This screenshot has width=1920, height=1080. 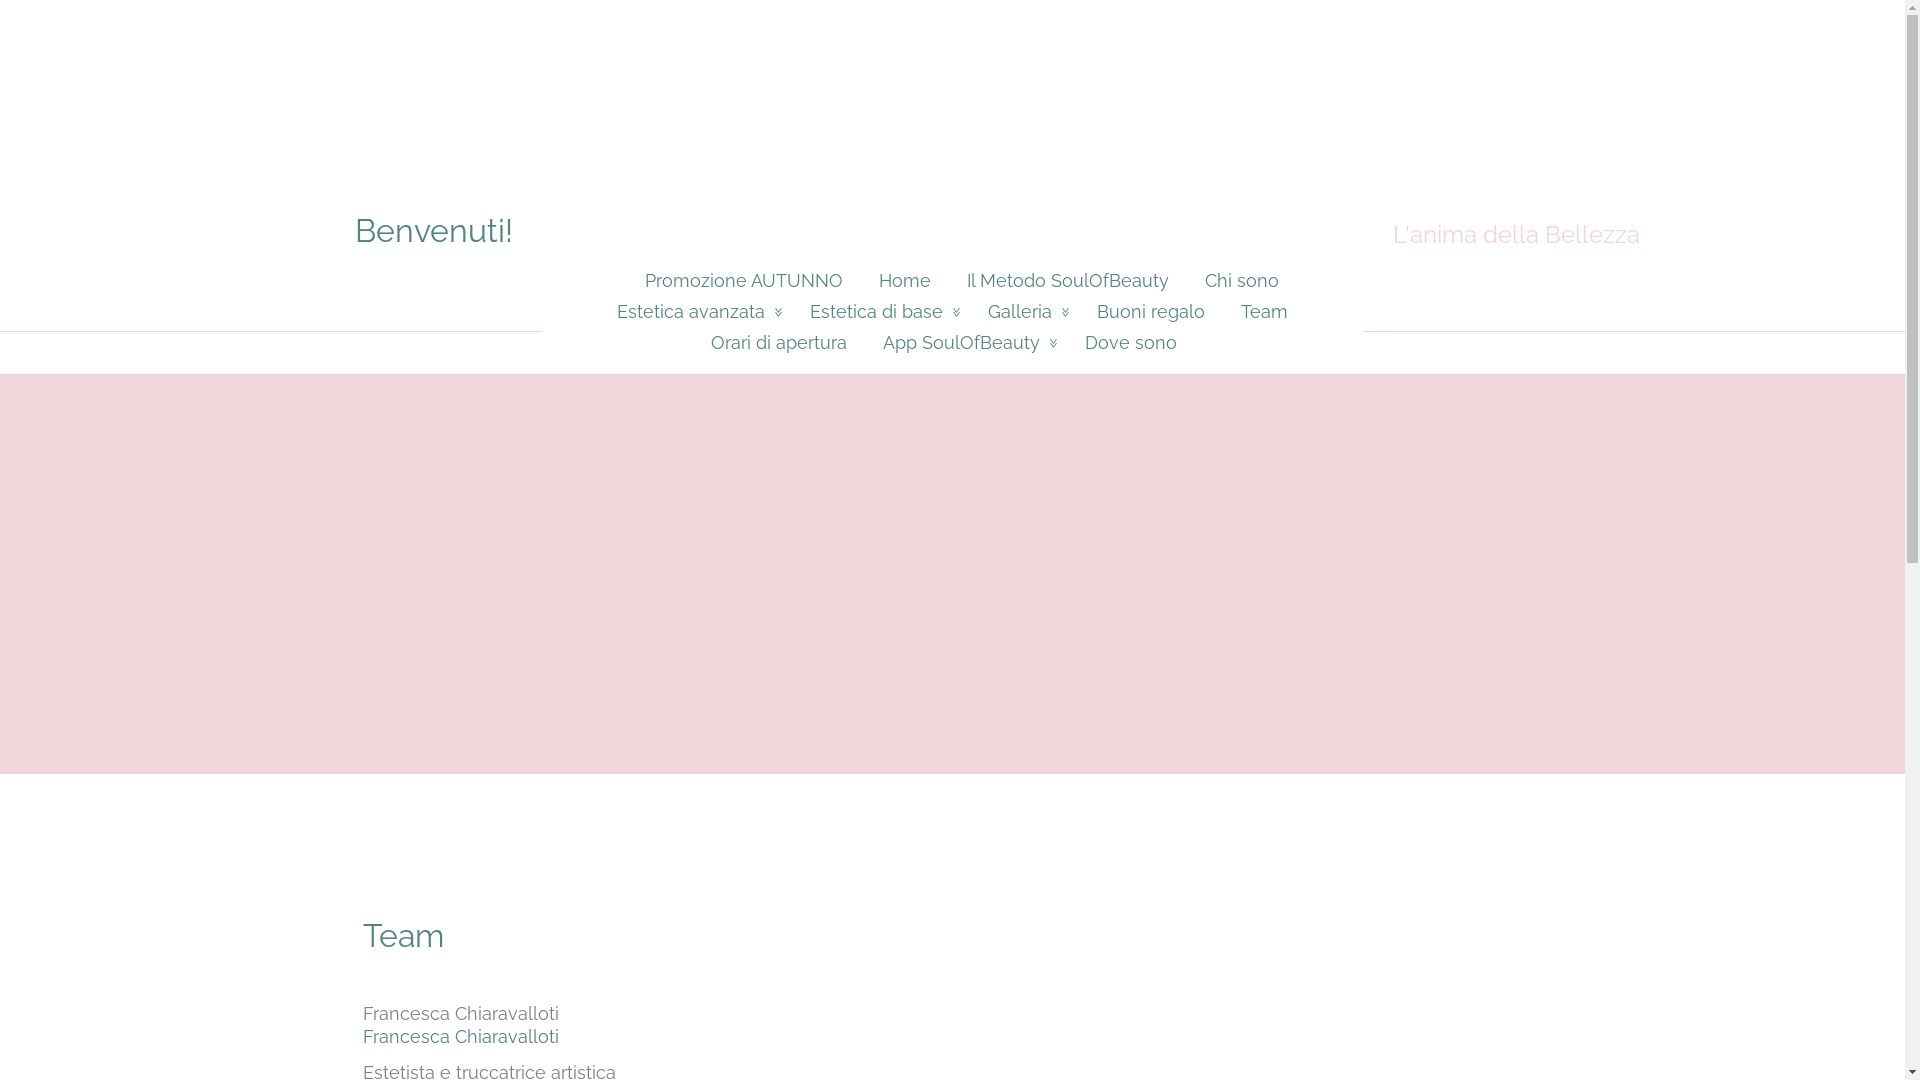 What do you see at coordinates (733, 280) in the screenshot?
I see `'Promozione AUTUNNO'` at bounding box center [733, 280].